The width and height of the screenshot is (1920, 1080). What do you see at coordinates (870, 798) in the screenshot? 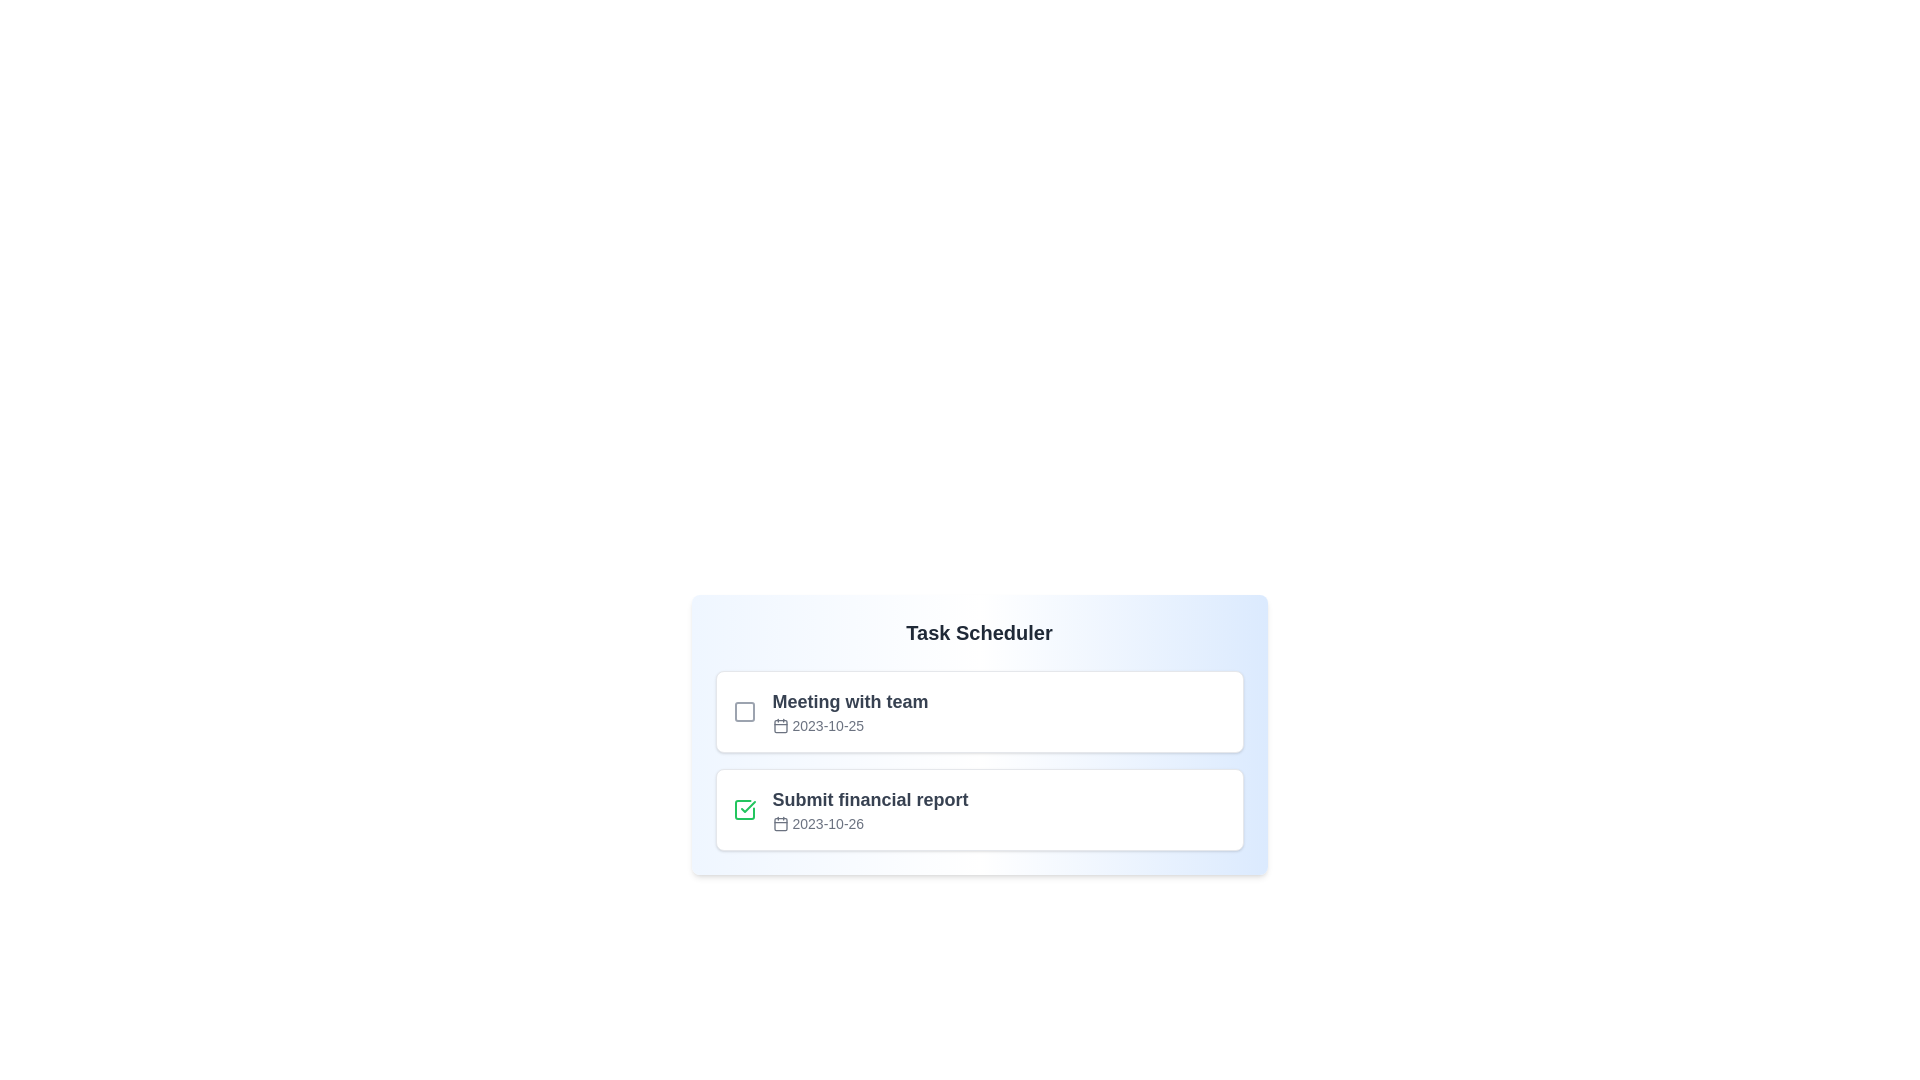
I see `text that serves as the title or main descriptor of a task entry, located in the second task card of the task list below the calendar icon` at bounding box center [870, 798].